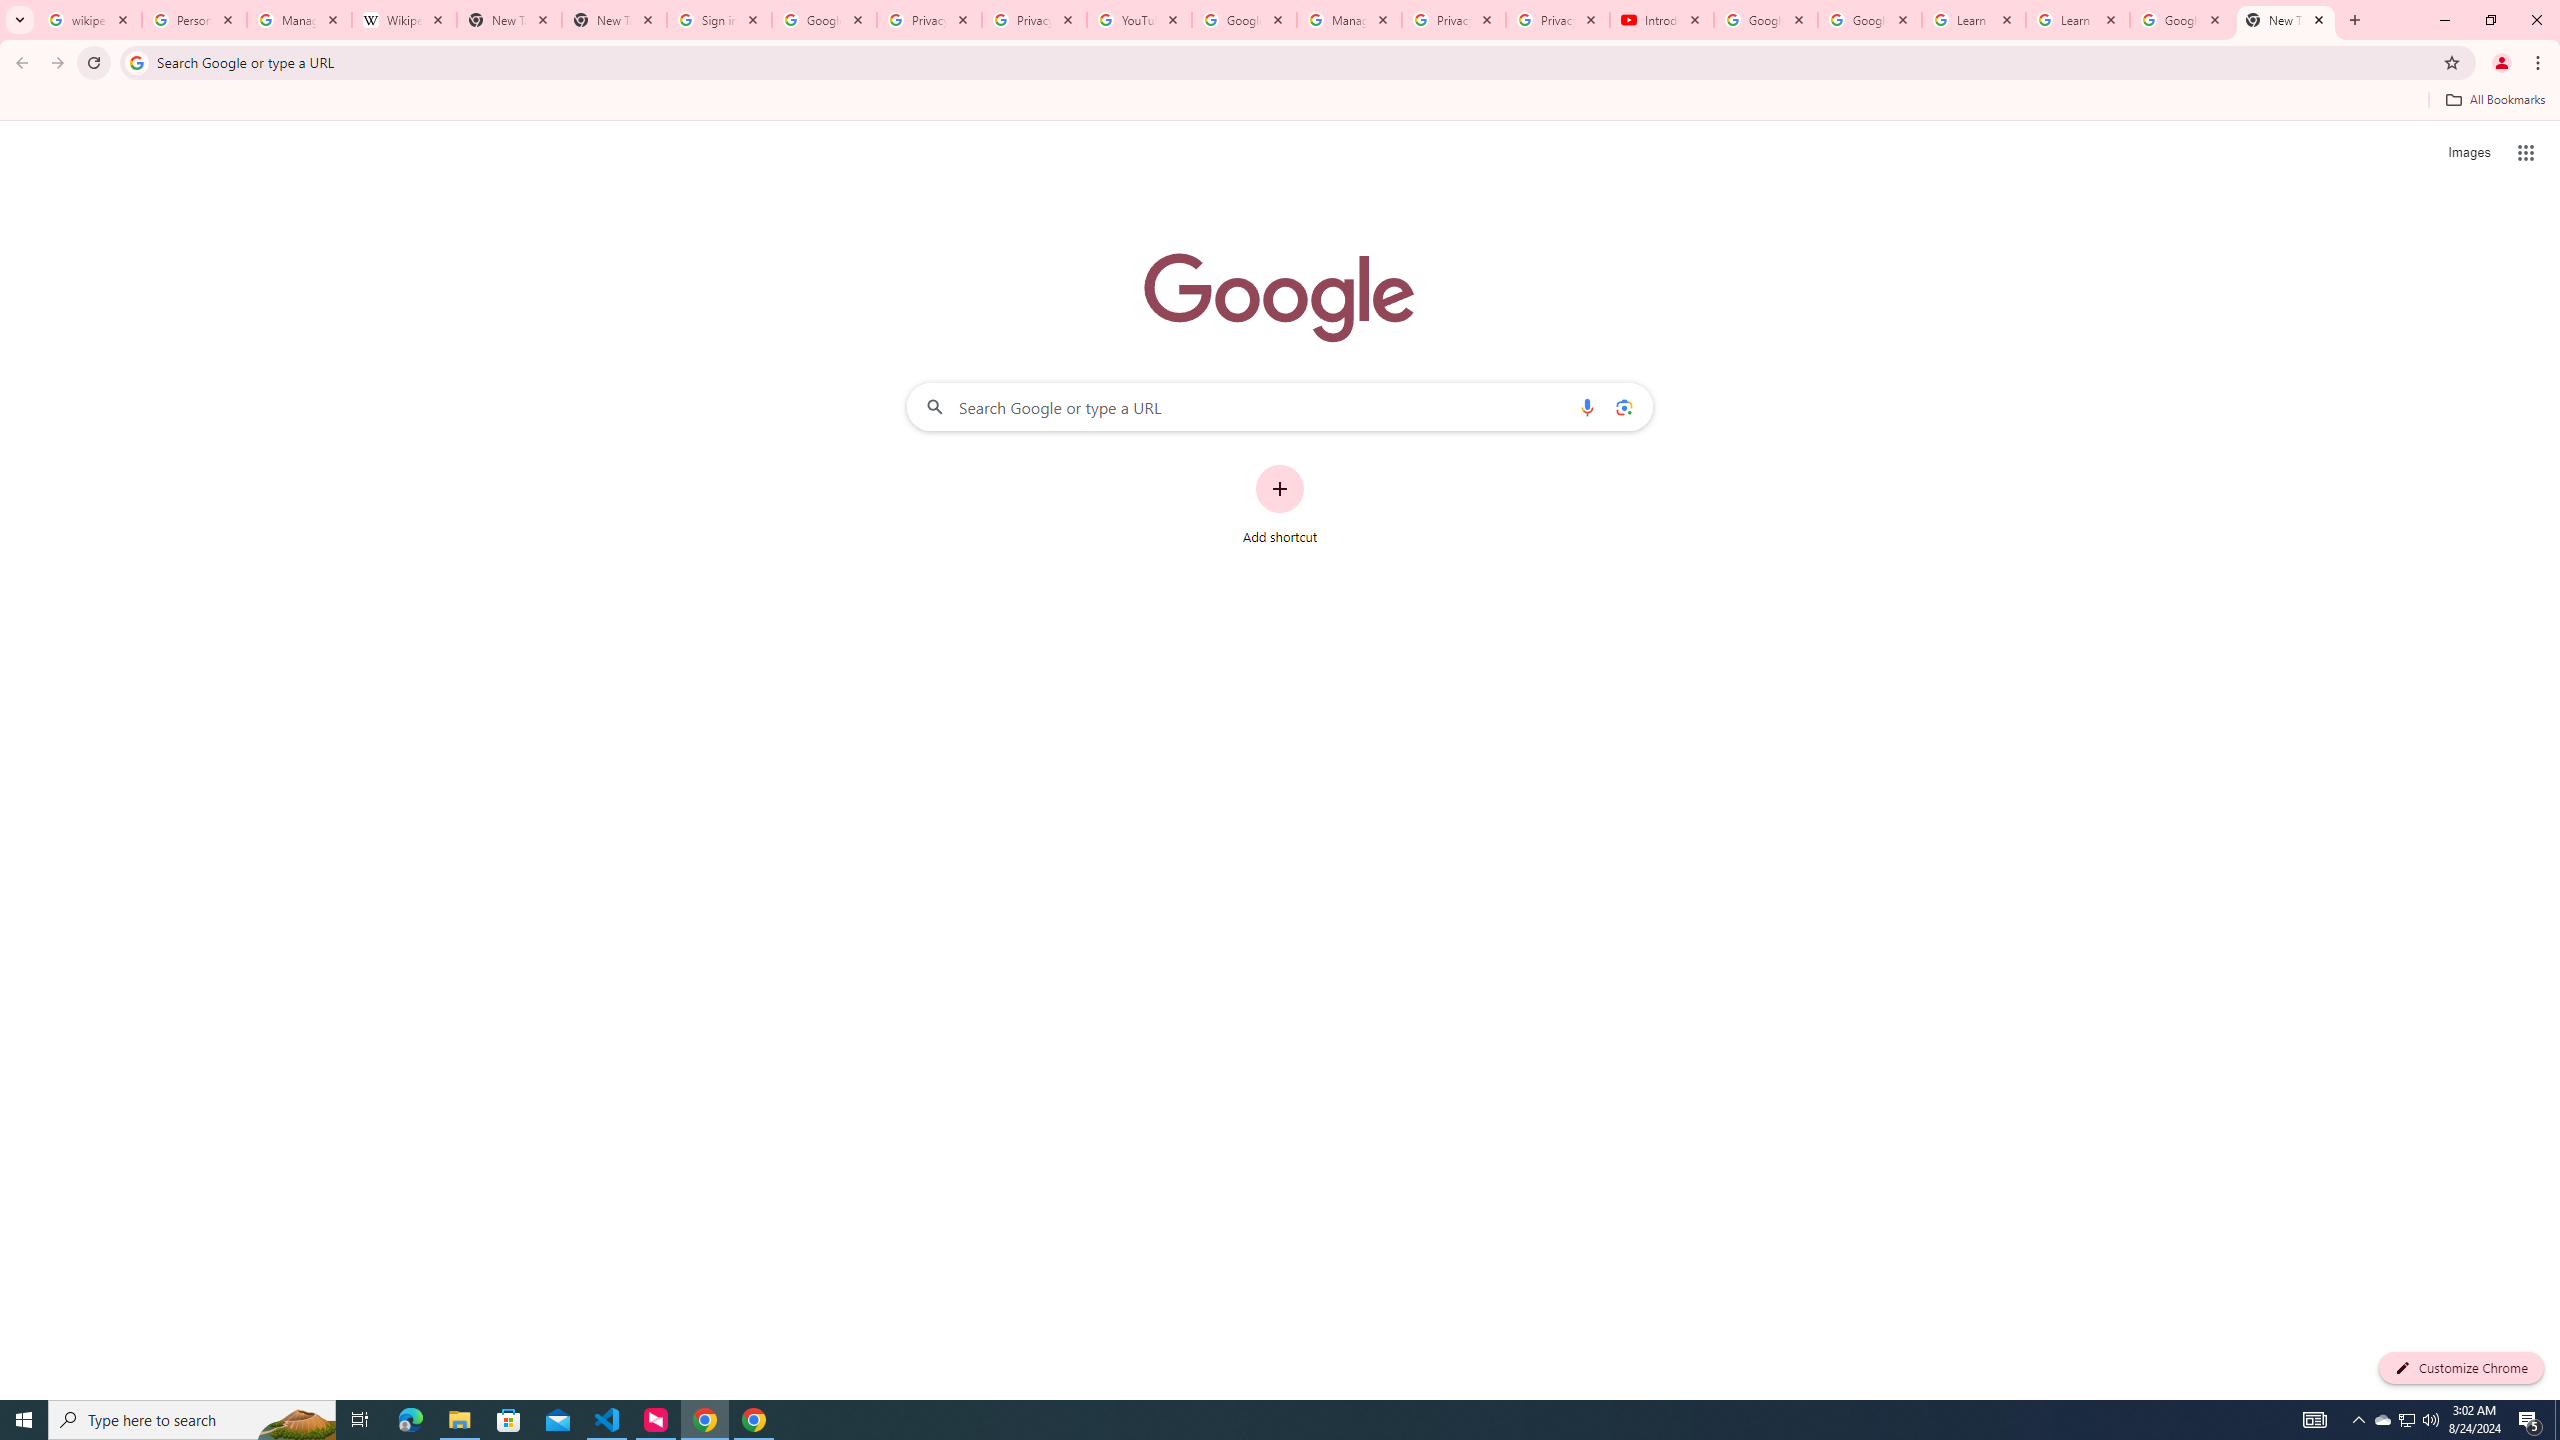 Image resolution: width=2560 pixels, height=1440 pixels. Describe the element at coordinates (1280, 405) in the screenshot. I see `'Search Google or type a URL'` at that location.